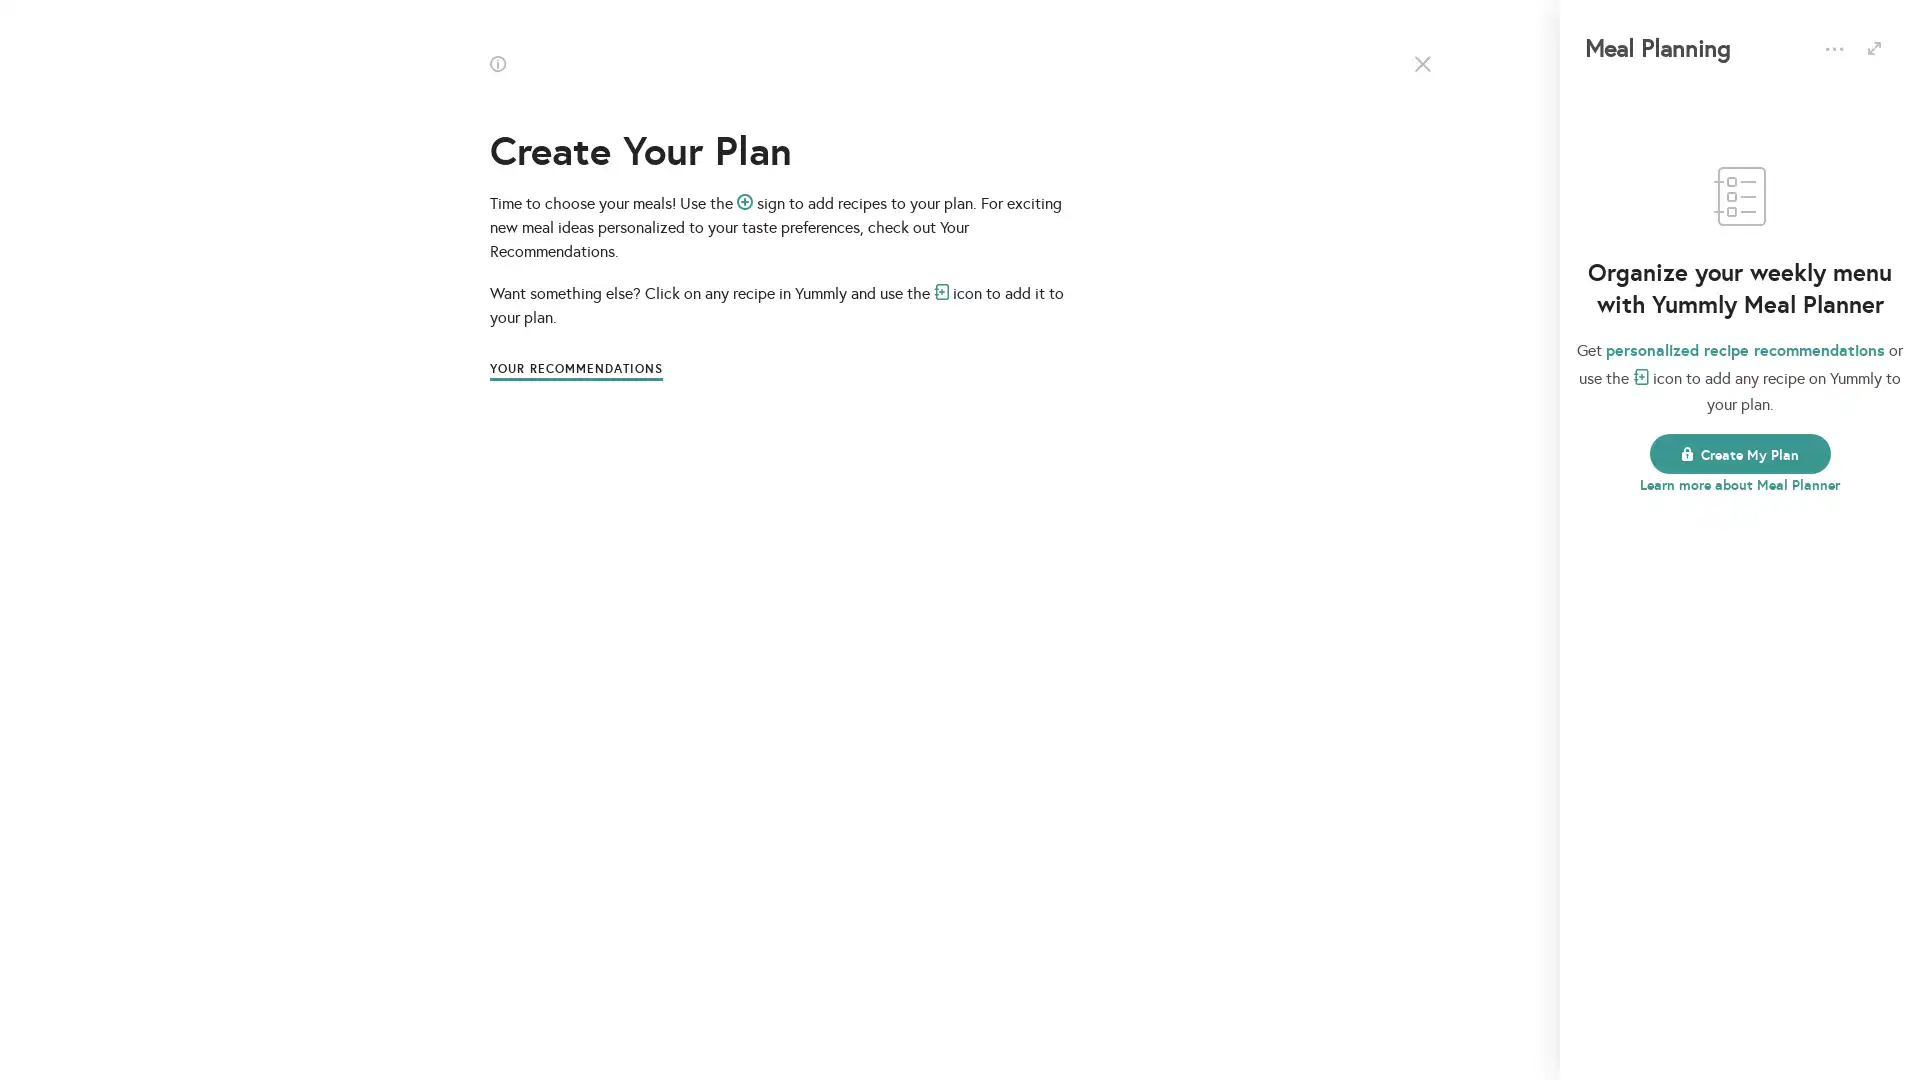  I want to click on Sesame-Free, so click(1620, 571).